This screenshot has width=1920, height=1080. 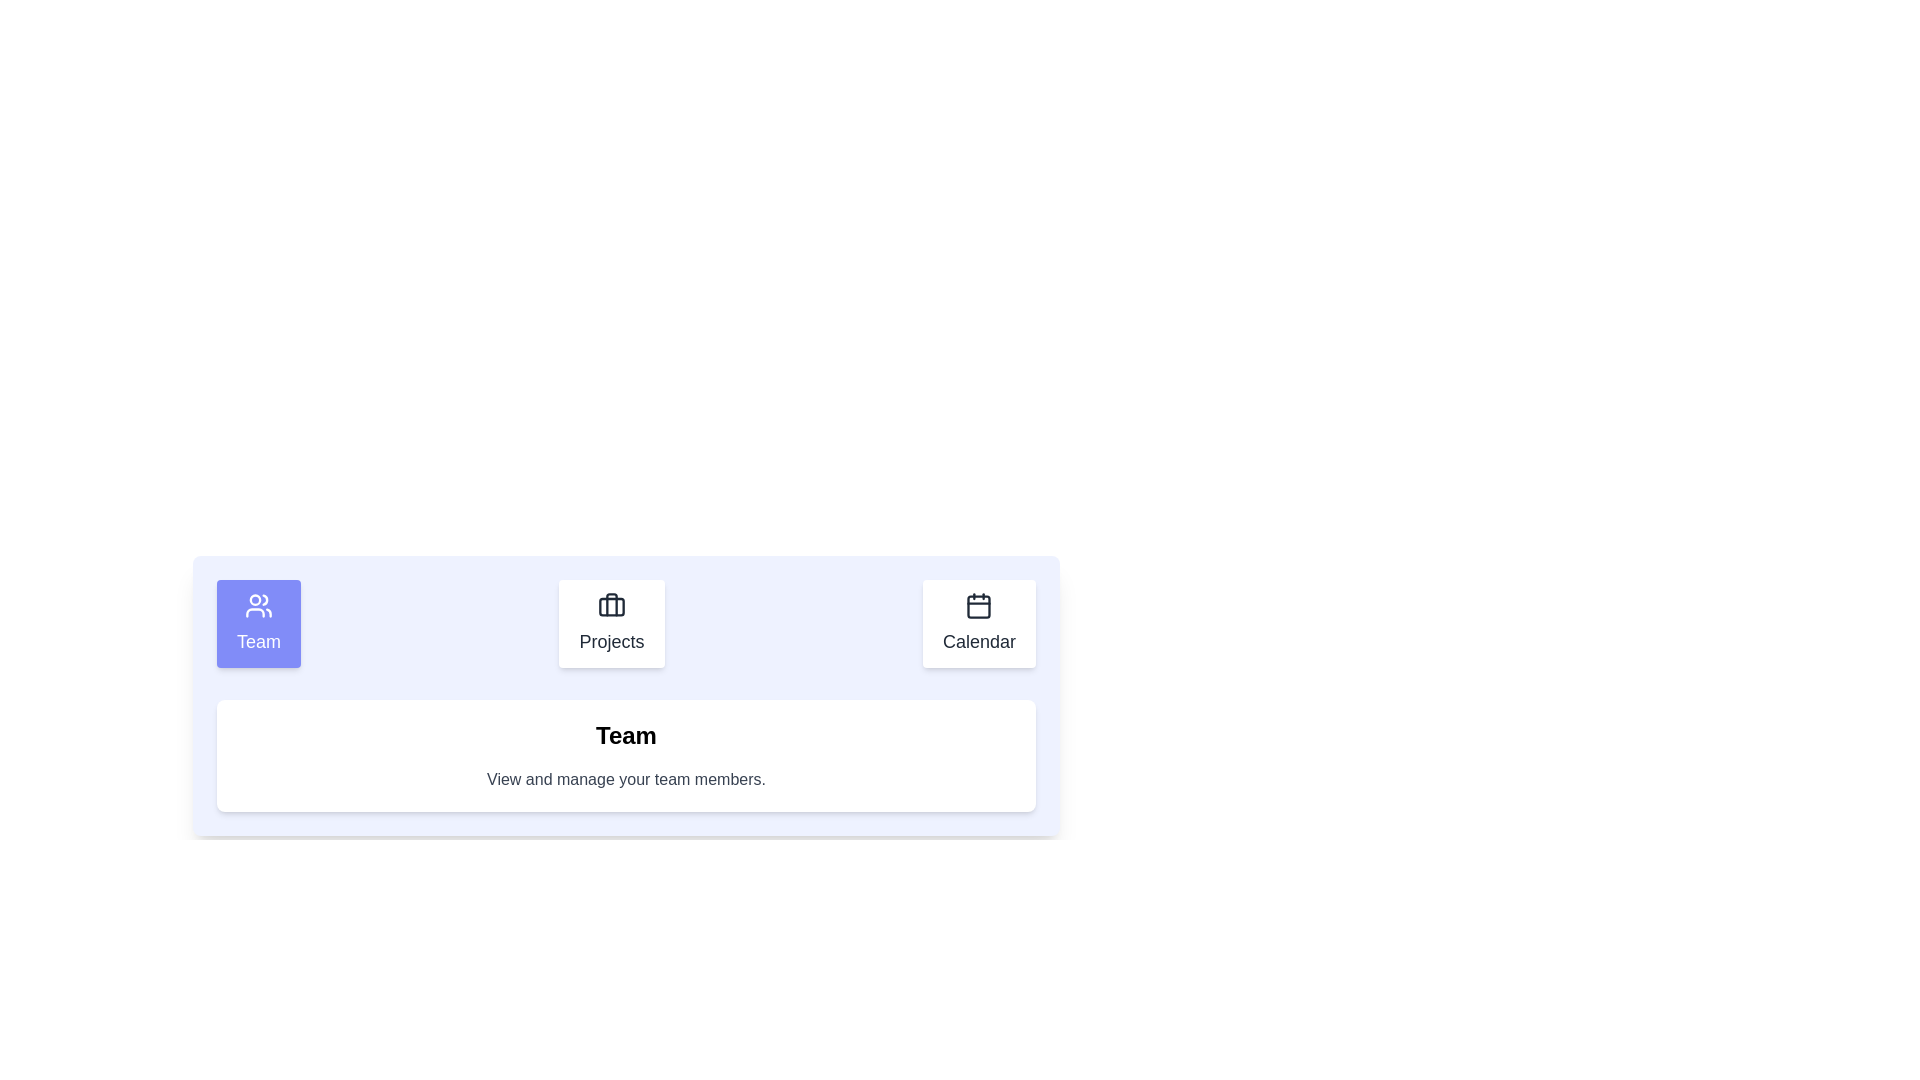 I want to click on the Projects tab to observe its hover effect, so click(x=609, y=623).